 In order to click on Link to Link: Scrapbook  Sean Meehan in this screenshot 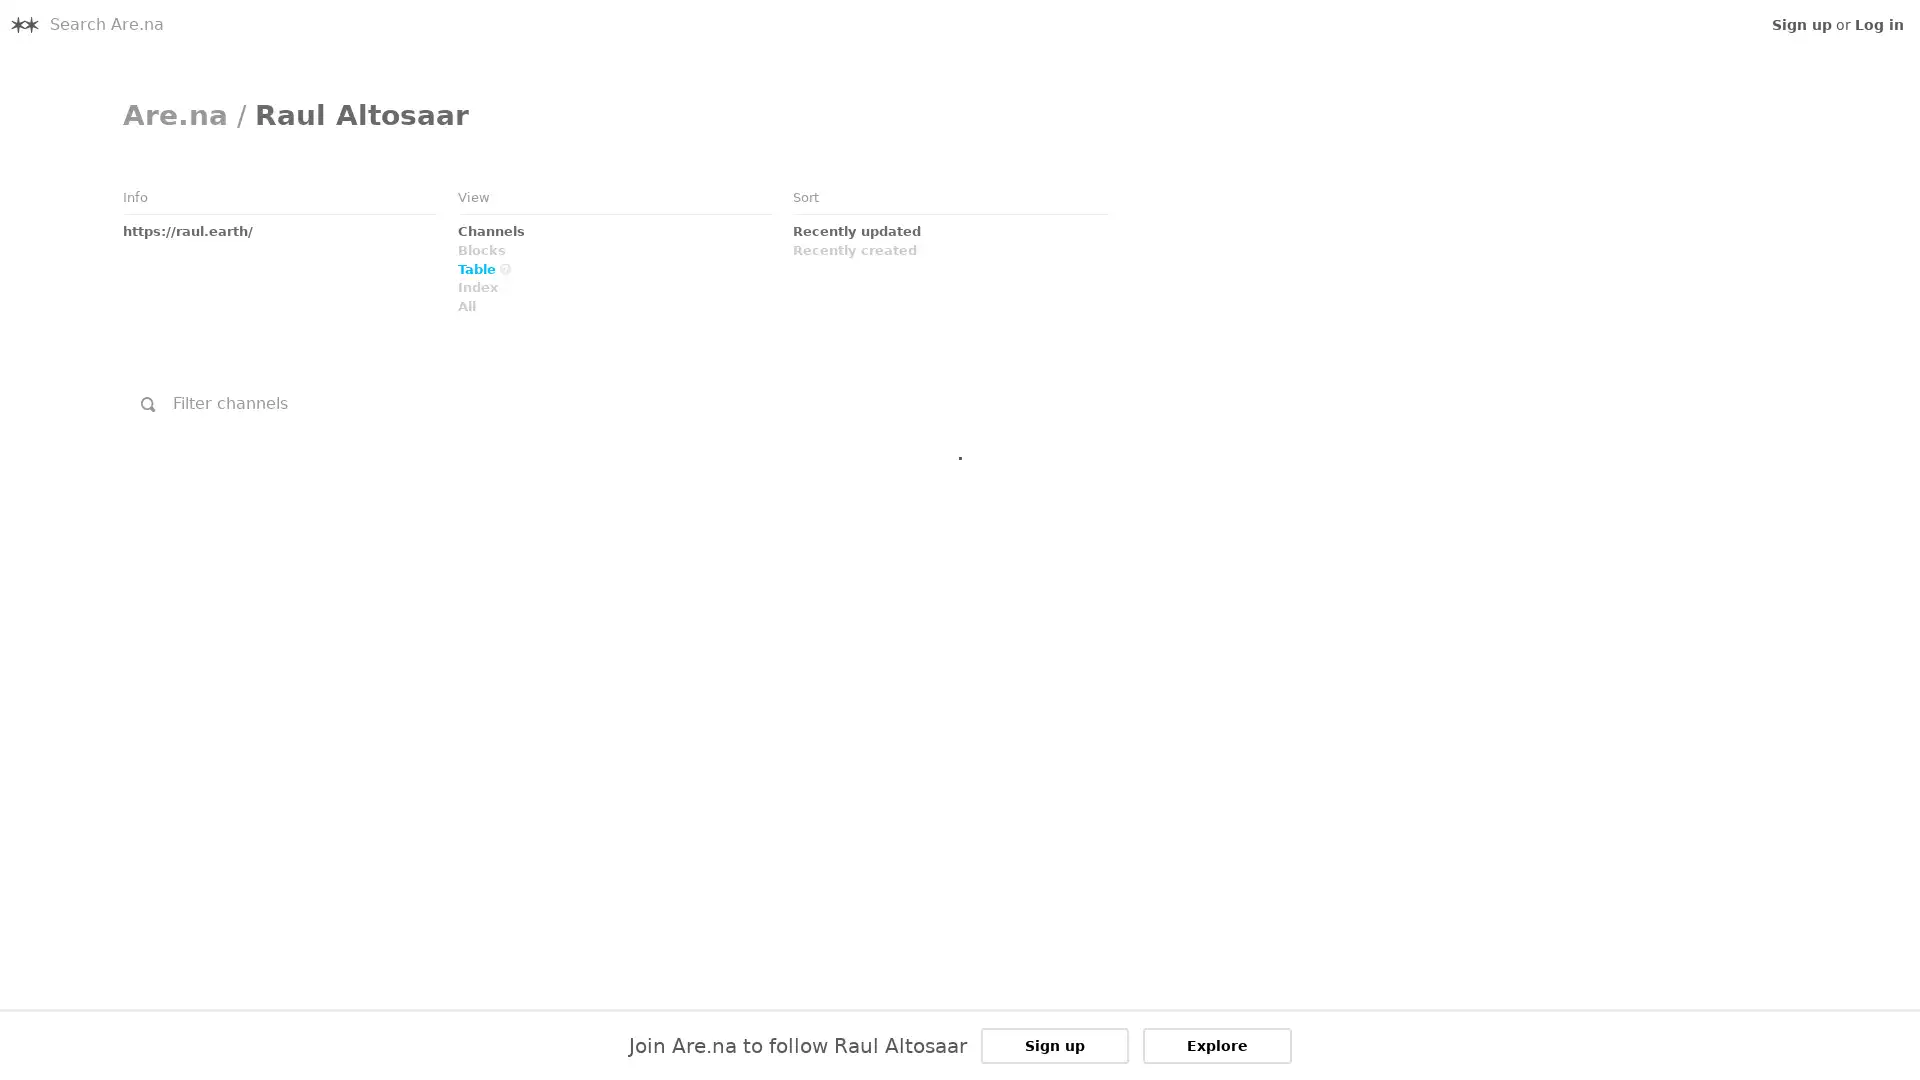, I will do `click(1619, 595)`.